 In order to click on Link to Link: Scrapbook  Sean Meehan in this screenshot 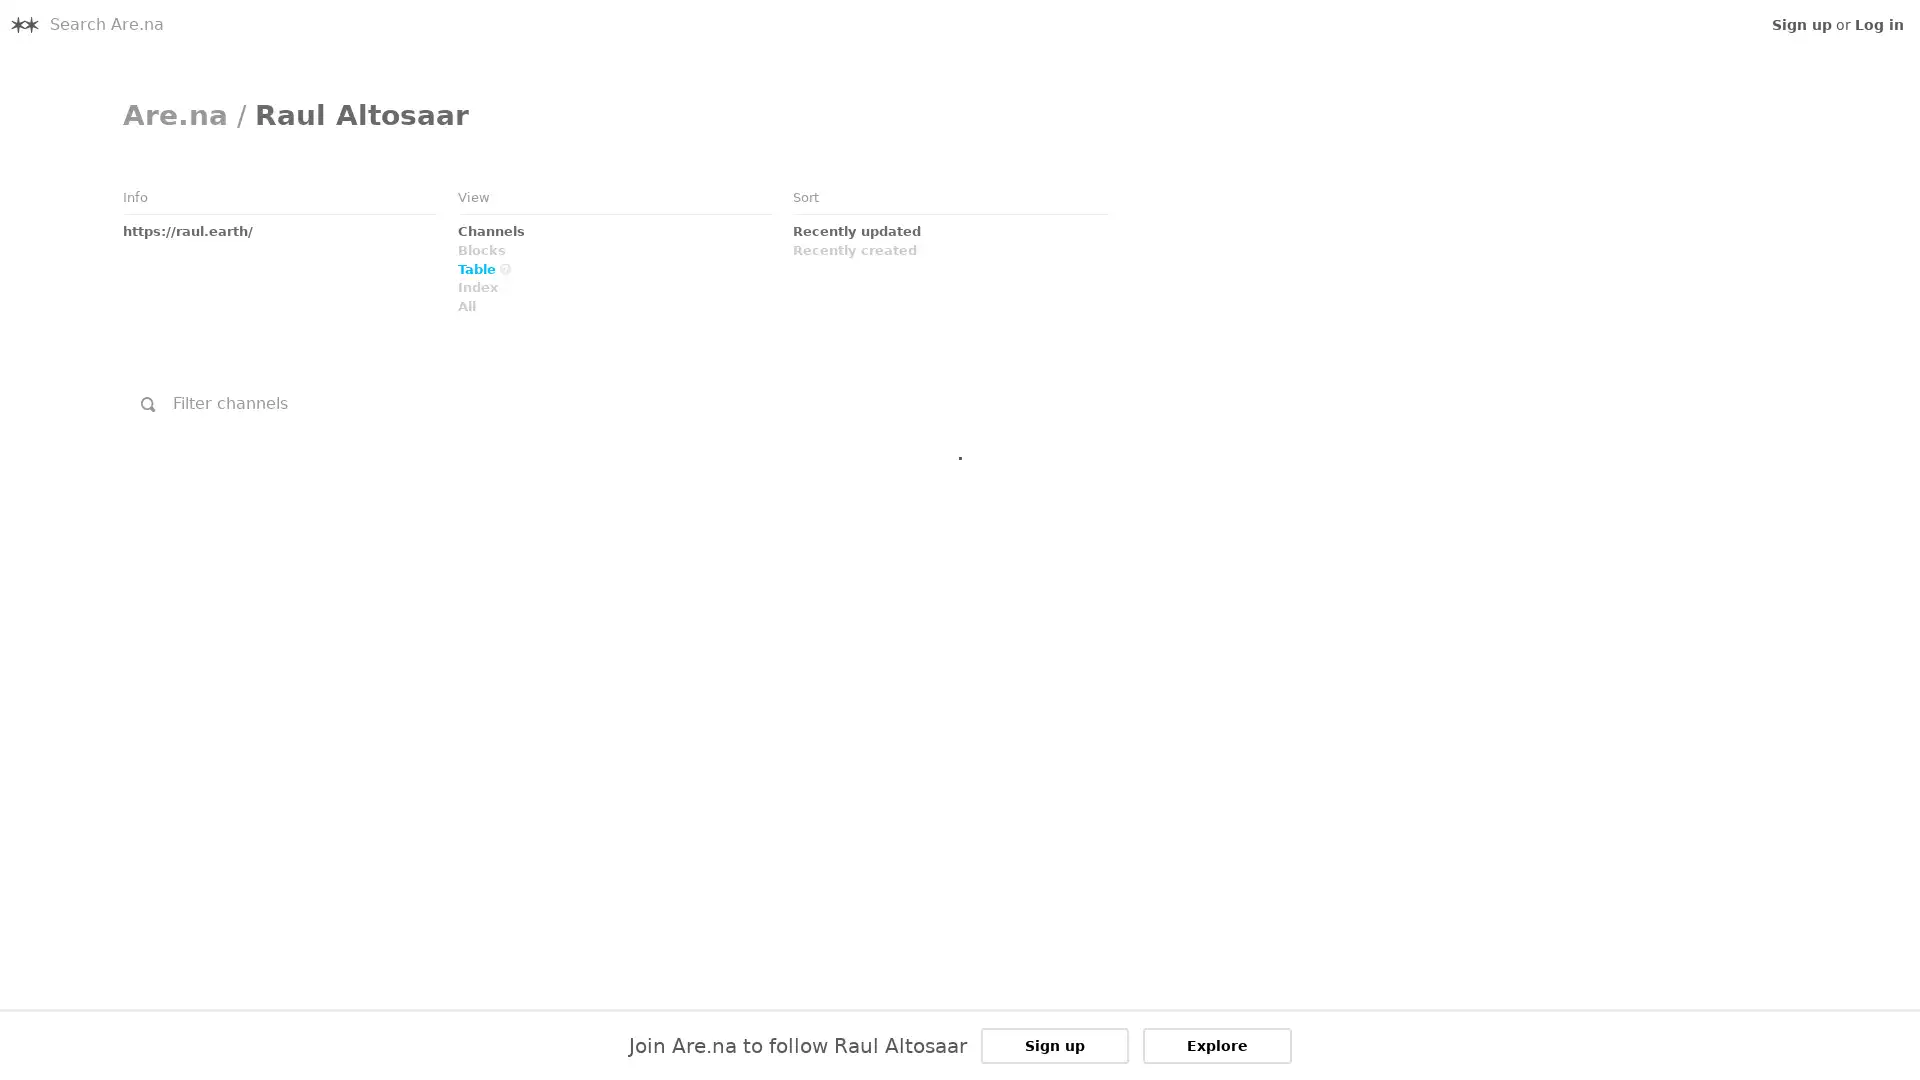, I will do `click(1619, 595)`.